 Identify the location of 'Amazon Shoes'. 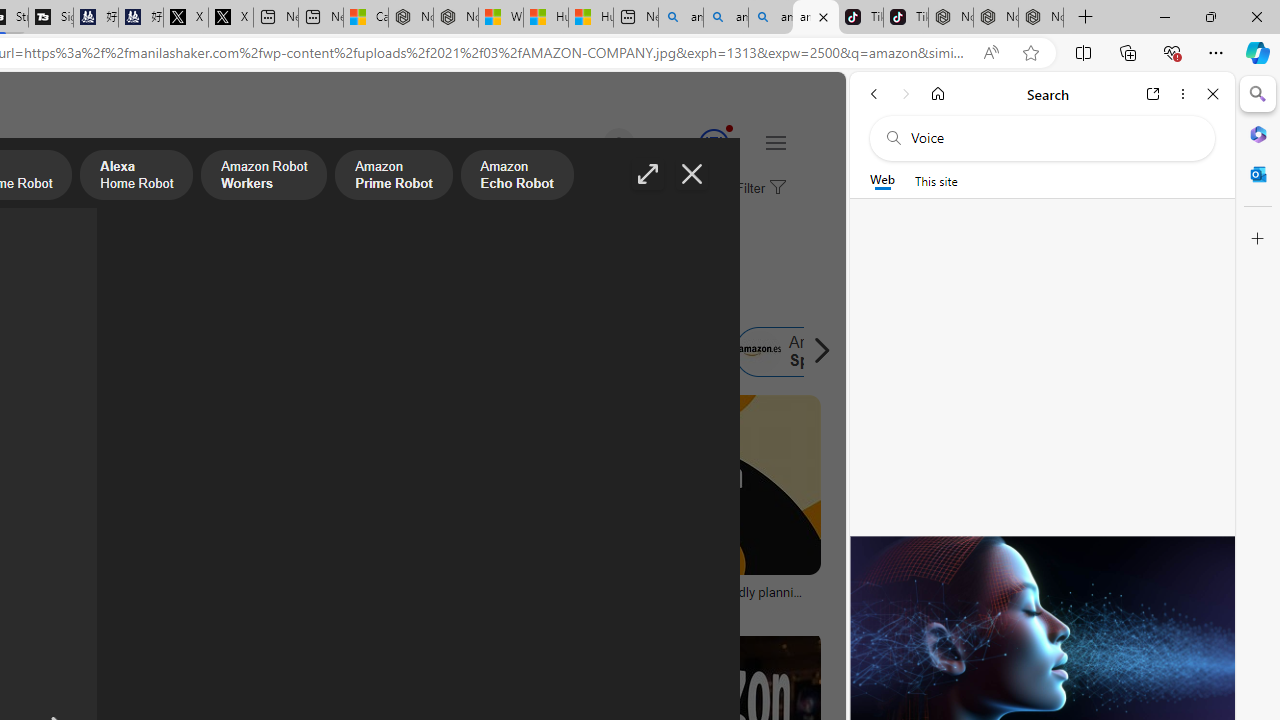
(659, 351).